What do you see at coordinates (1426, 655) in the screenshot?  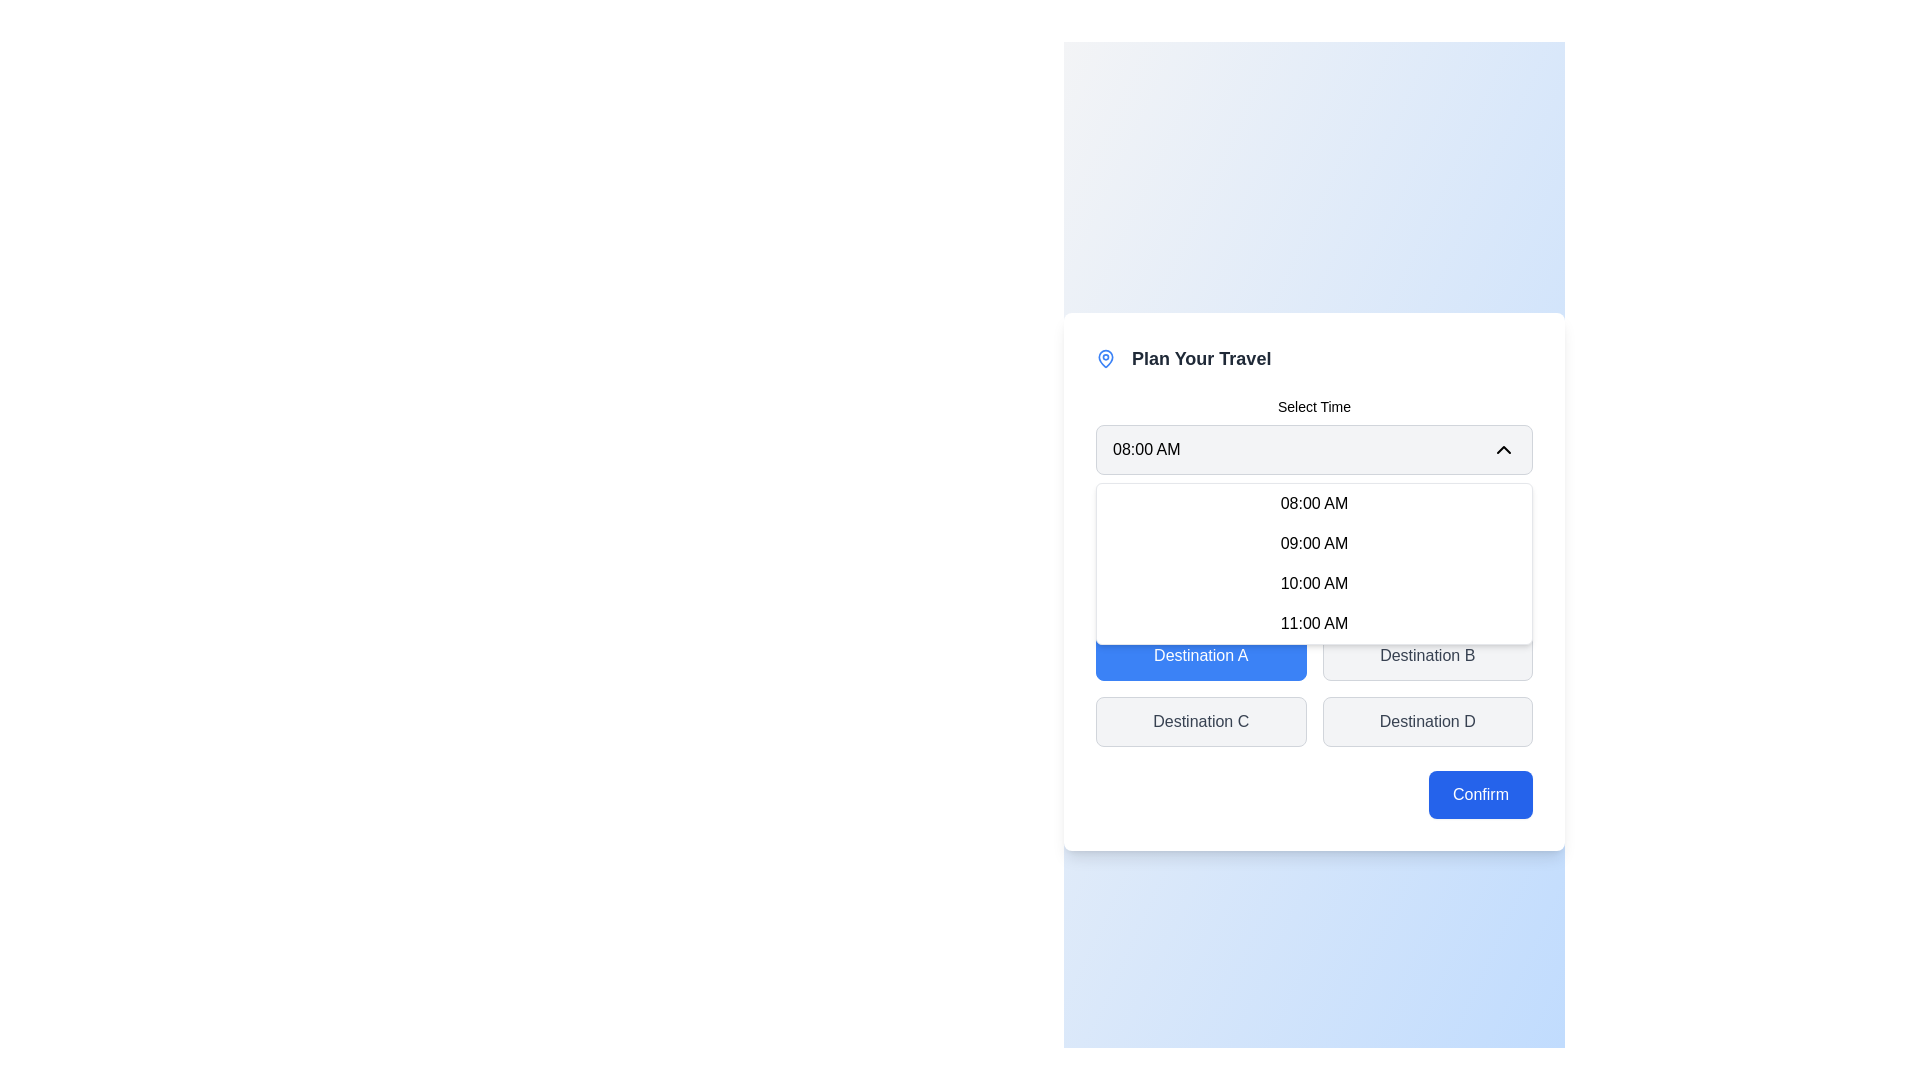 I see `the button labeled 'Destination B', which has a light gray background and medium-gray text` at bounding box center [1426, 655].